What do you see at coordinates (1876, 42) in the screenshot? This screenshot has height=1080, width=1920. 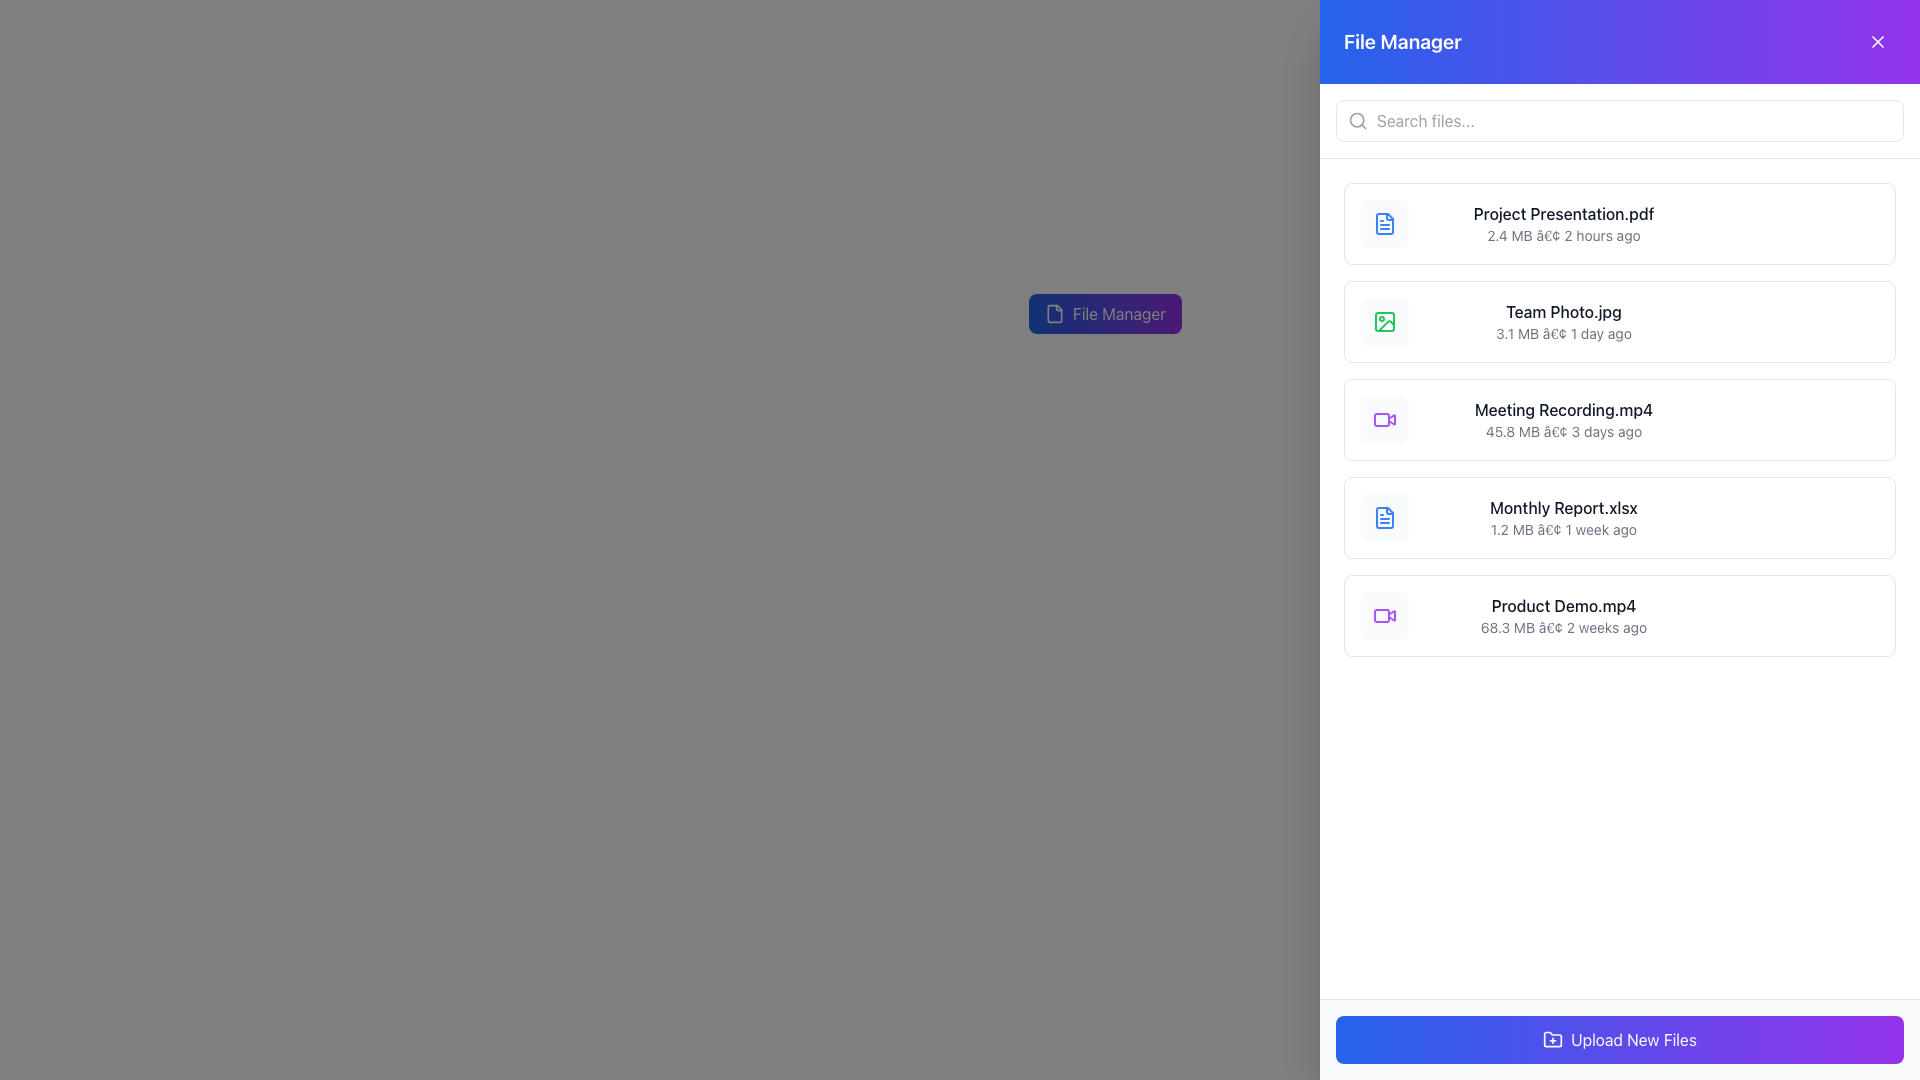 I see `the decorative part of the 'X'-shaped icon located in the top right corner of the file manager interface` at bounding box center [1876, 42].